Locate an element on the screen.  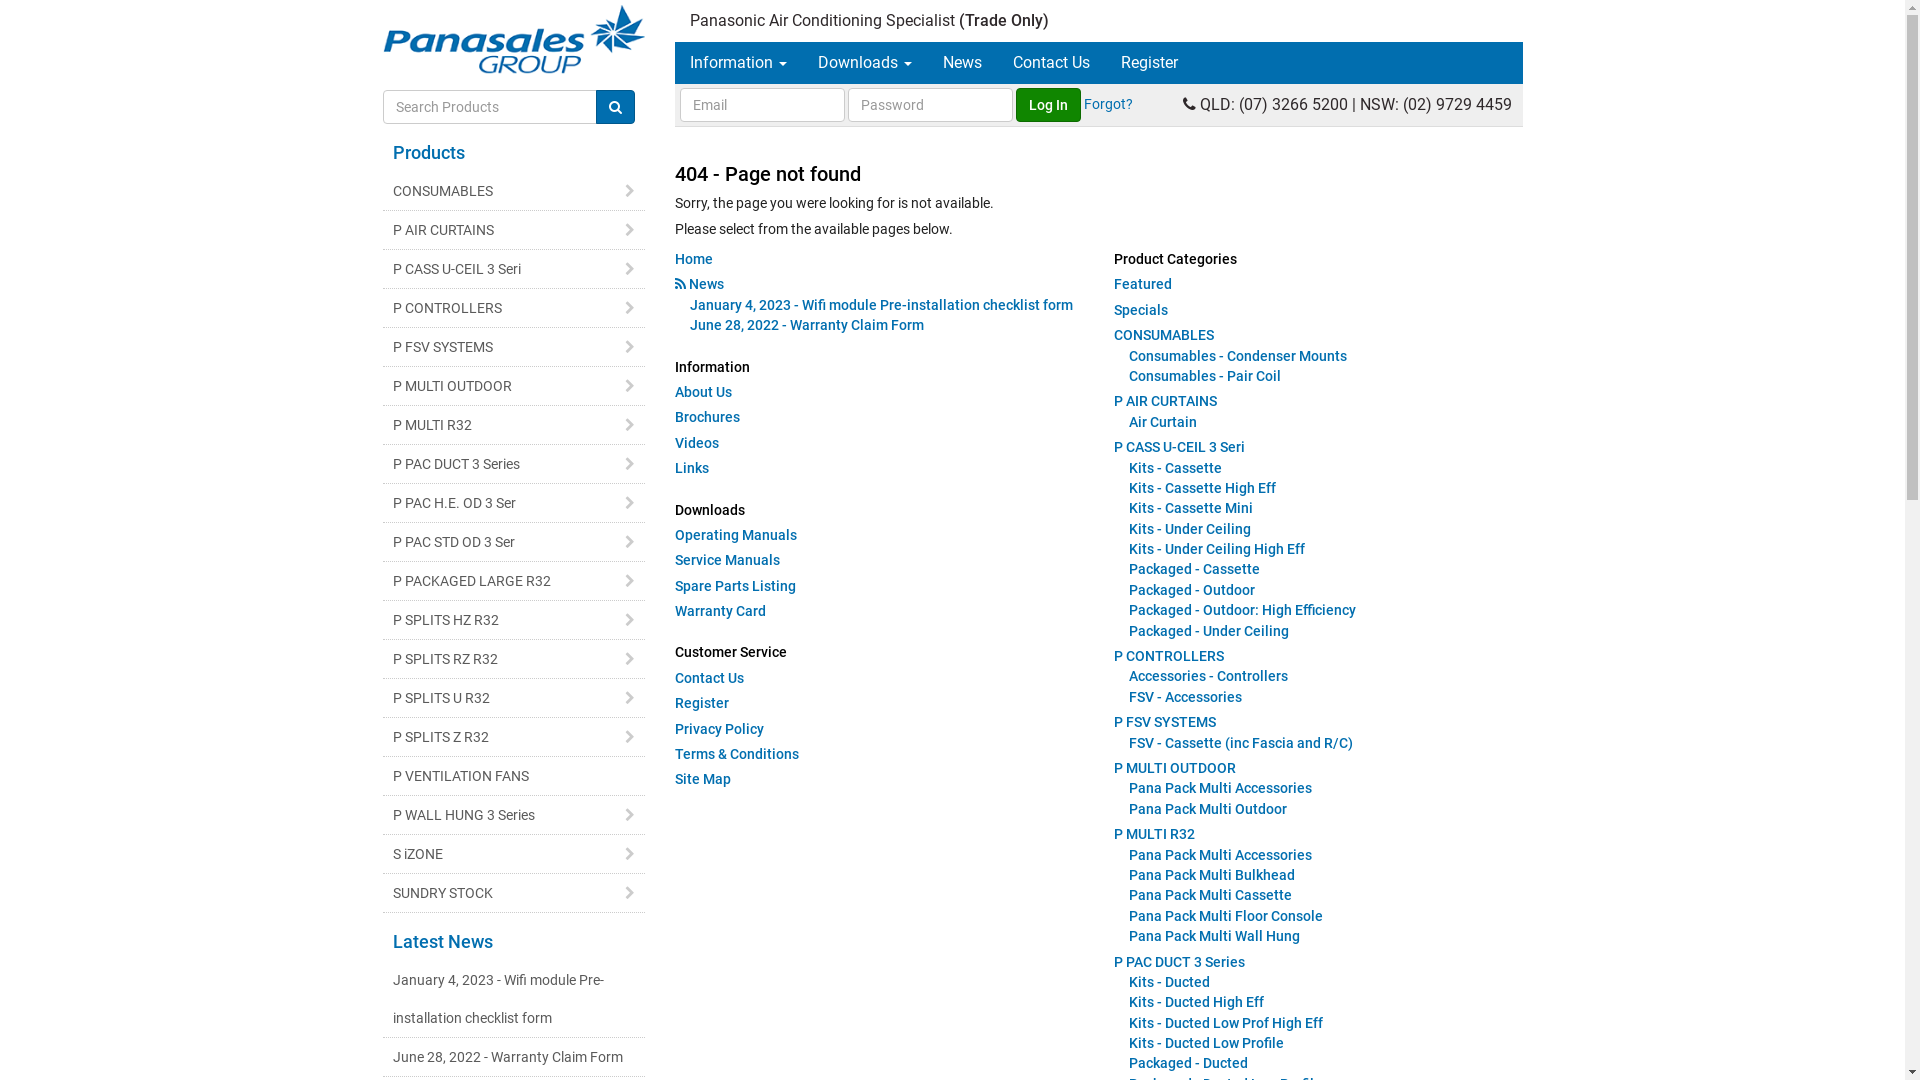
'CONSUMABLES' is located at coordinates (382, 191).